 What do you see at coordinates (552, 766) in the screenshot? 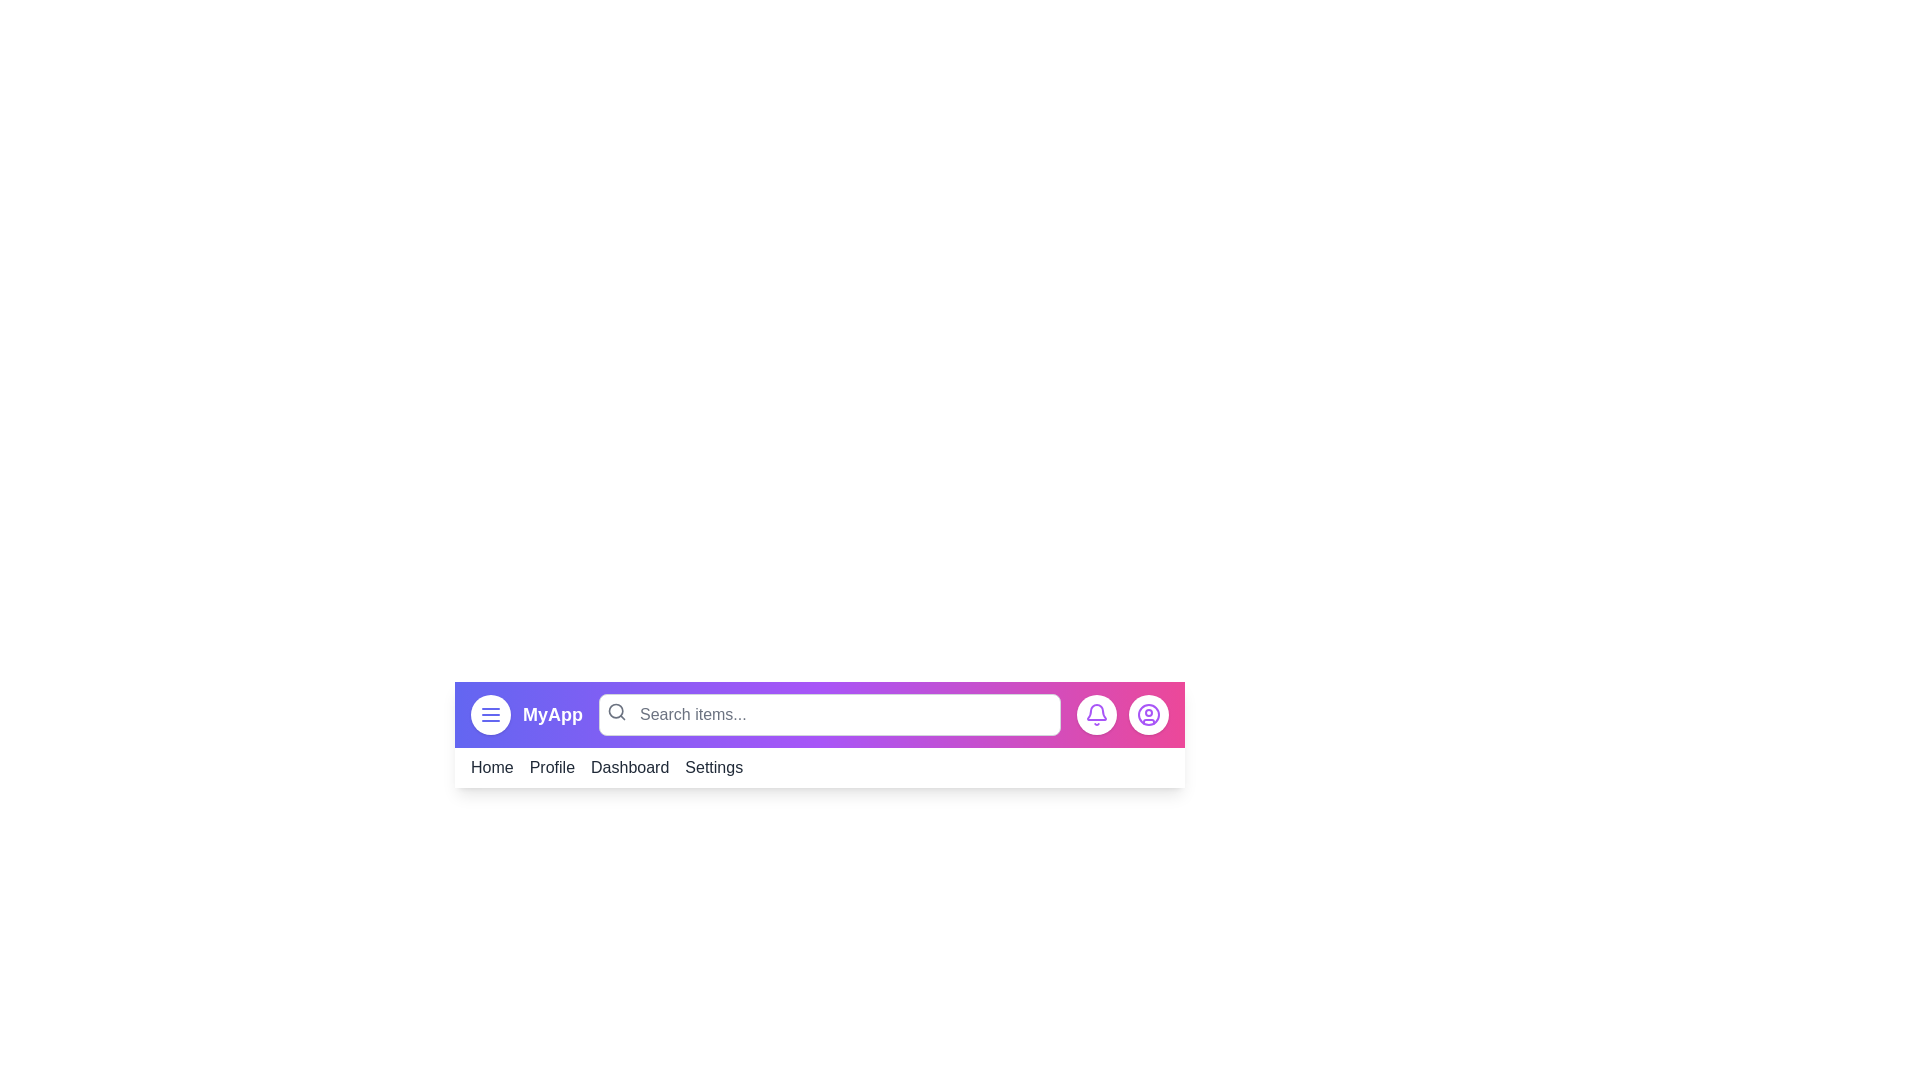
I see `the navigation menu item Profile` at bounding box center [552, 766].